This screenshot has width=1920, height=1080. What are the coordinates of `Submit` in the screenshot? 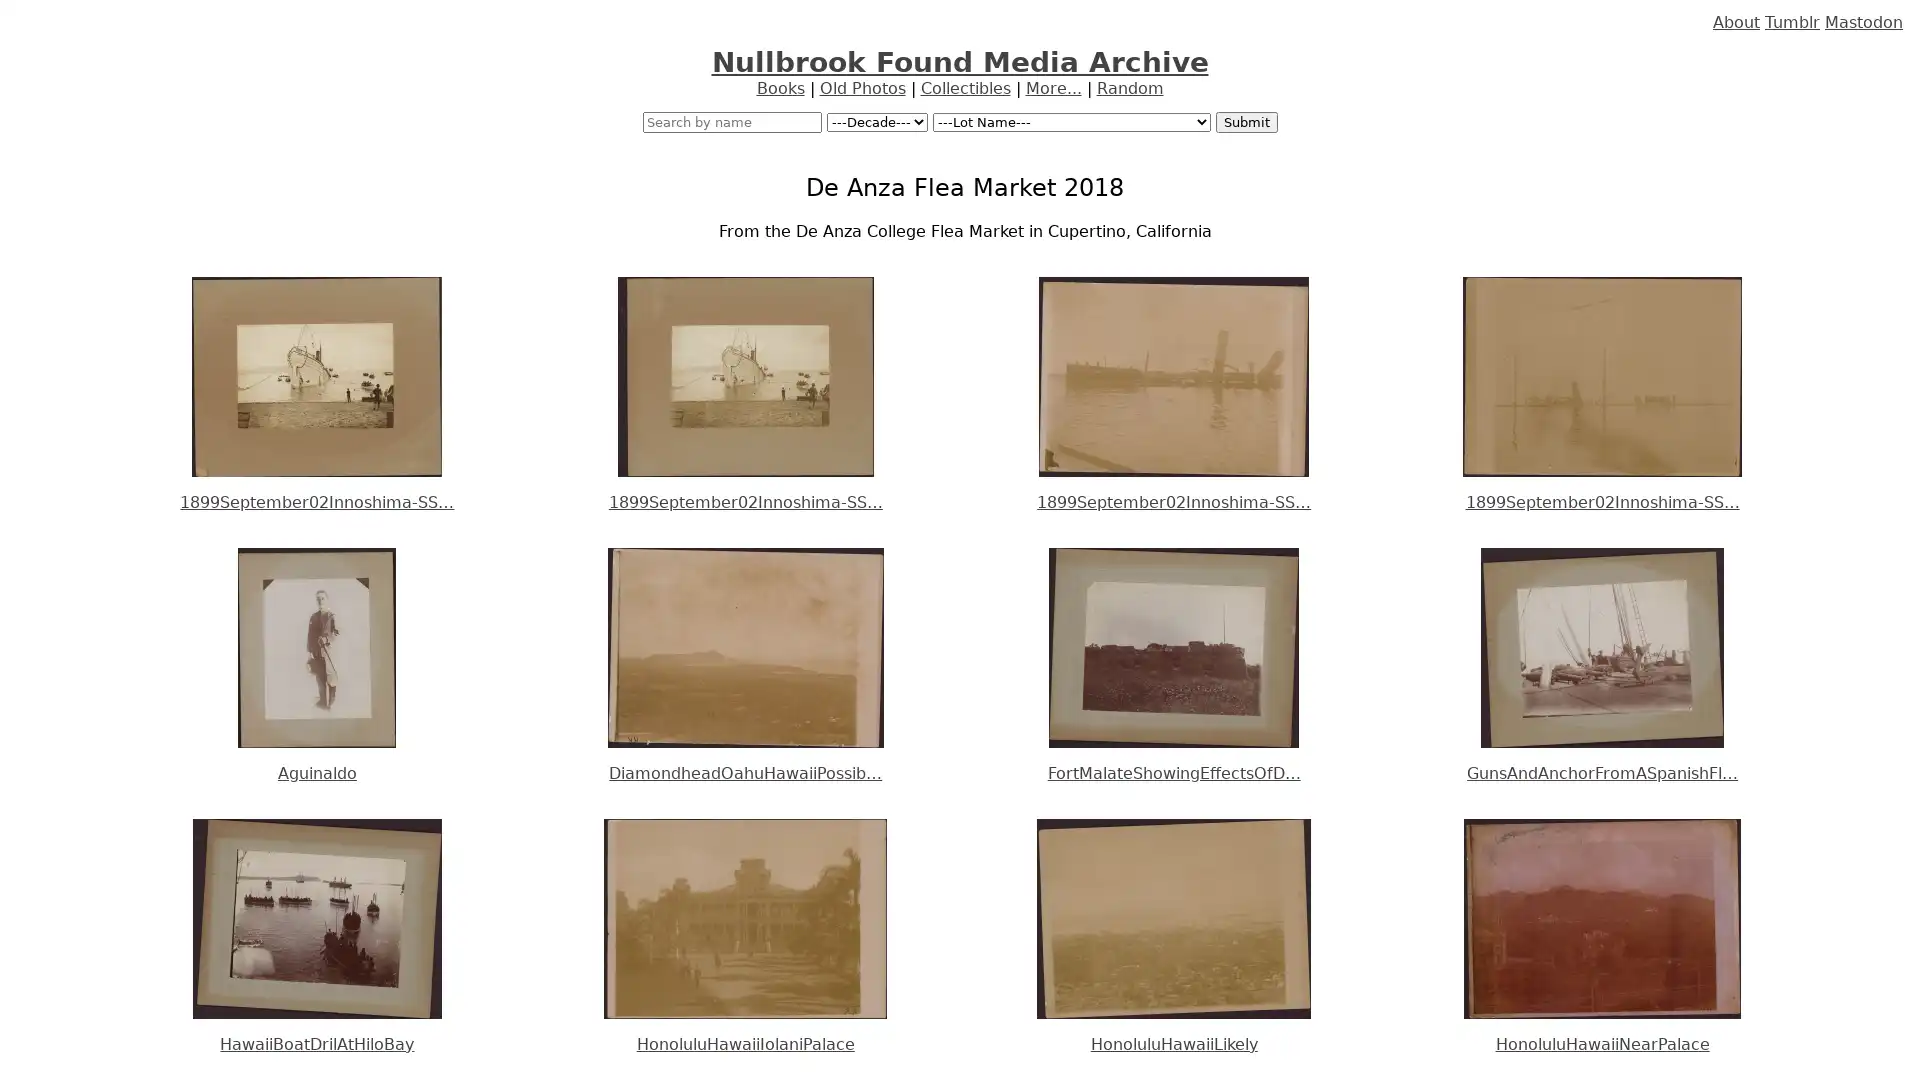 It's located at (1245, 122).